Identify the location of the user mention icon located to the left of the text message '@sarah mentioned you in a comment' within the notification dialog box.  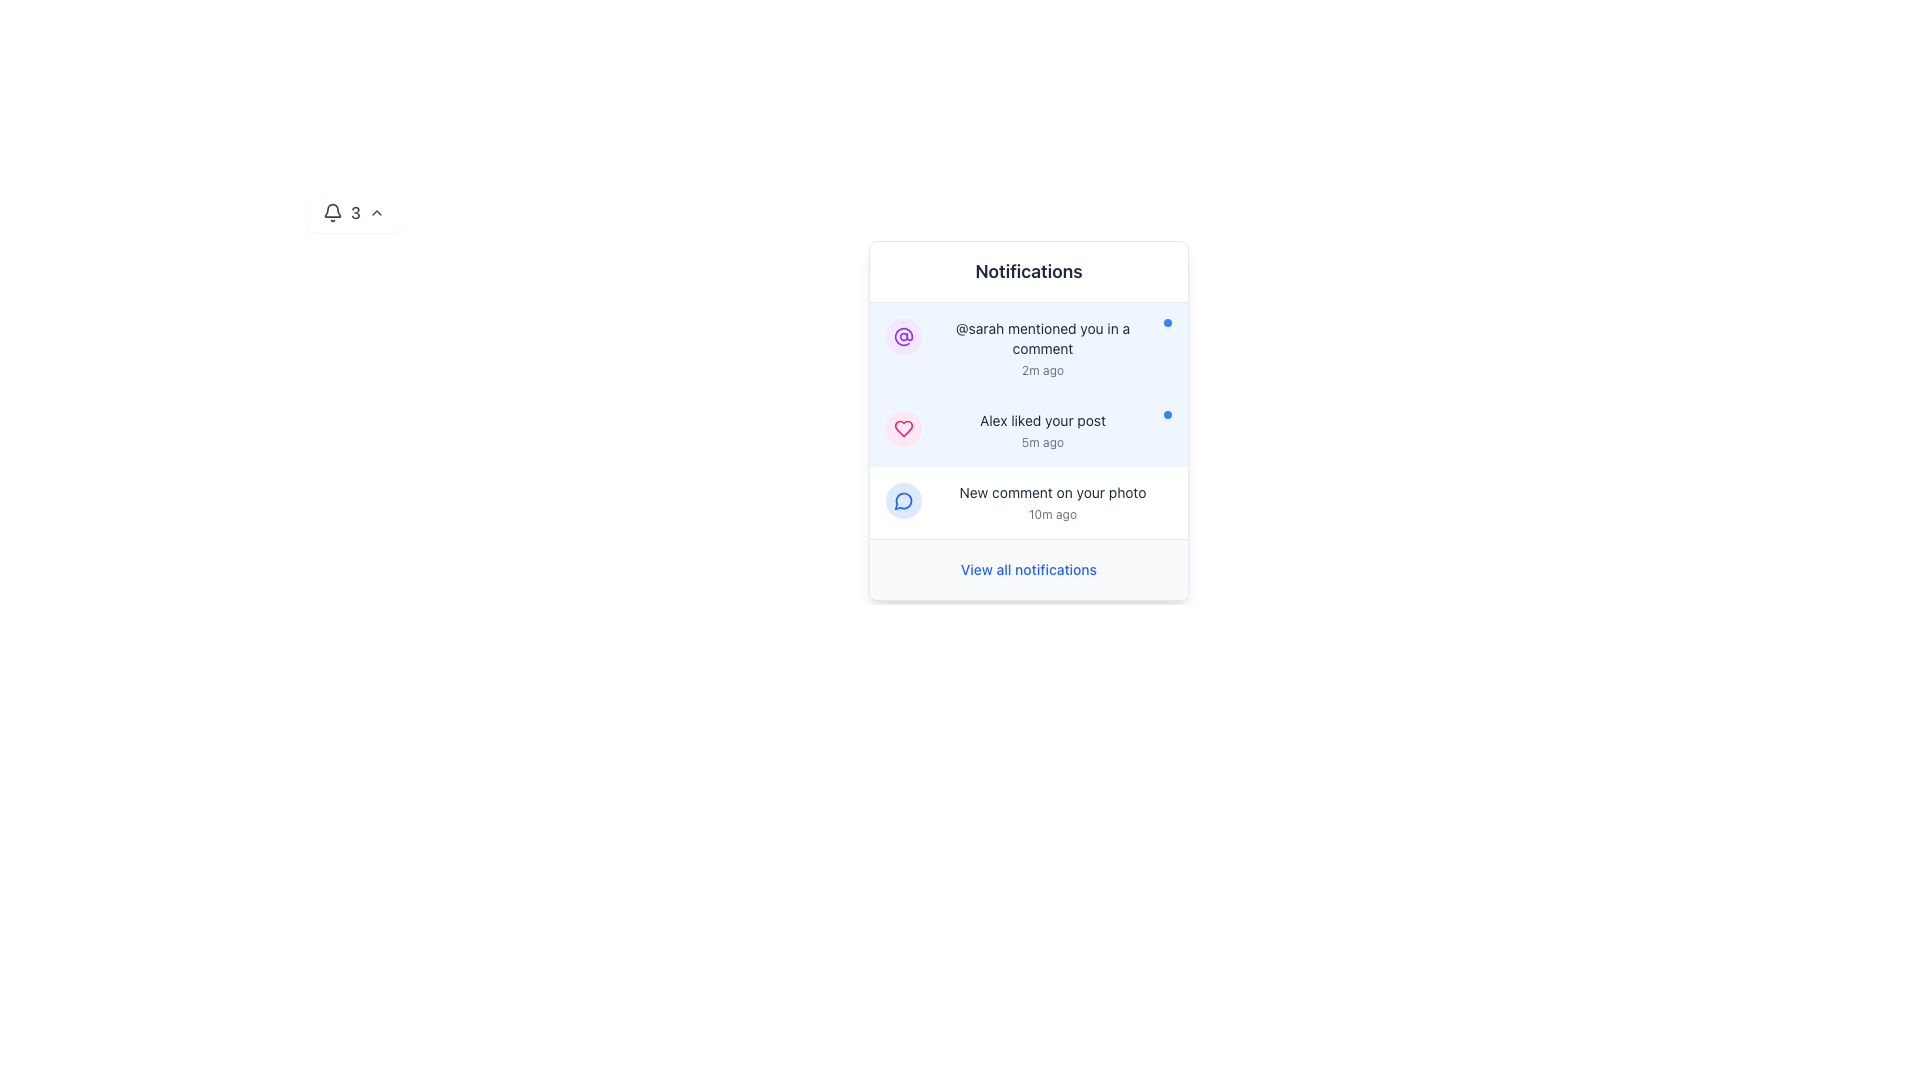
(902, 335).